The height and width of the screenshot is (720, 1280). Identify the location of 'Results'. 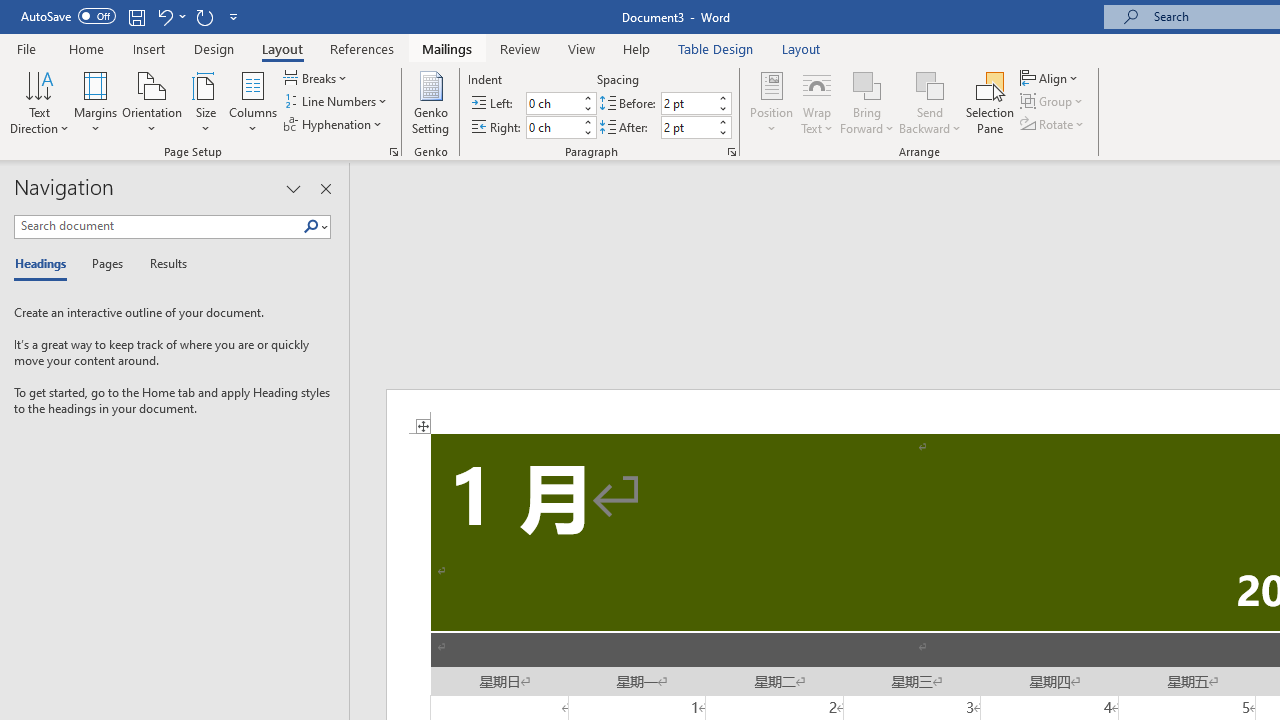
(161, 264).